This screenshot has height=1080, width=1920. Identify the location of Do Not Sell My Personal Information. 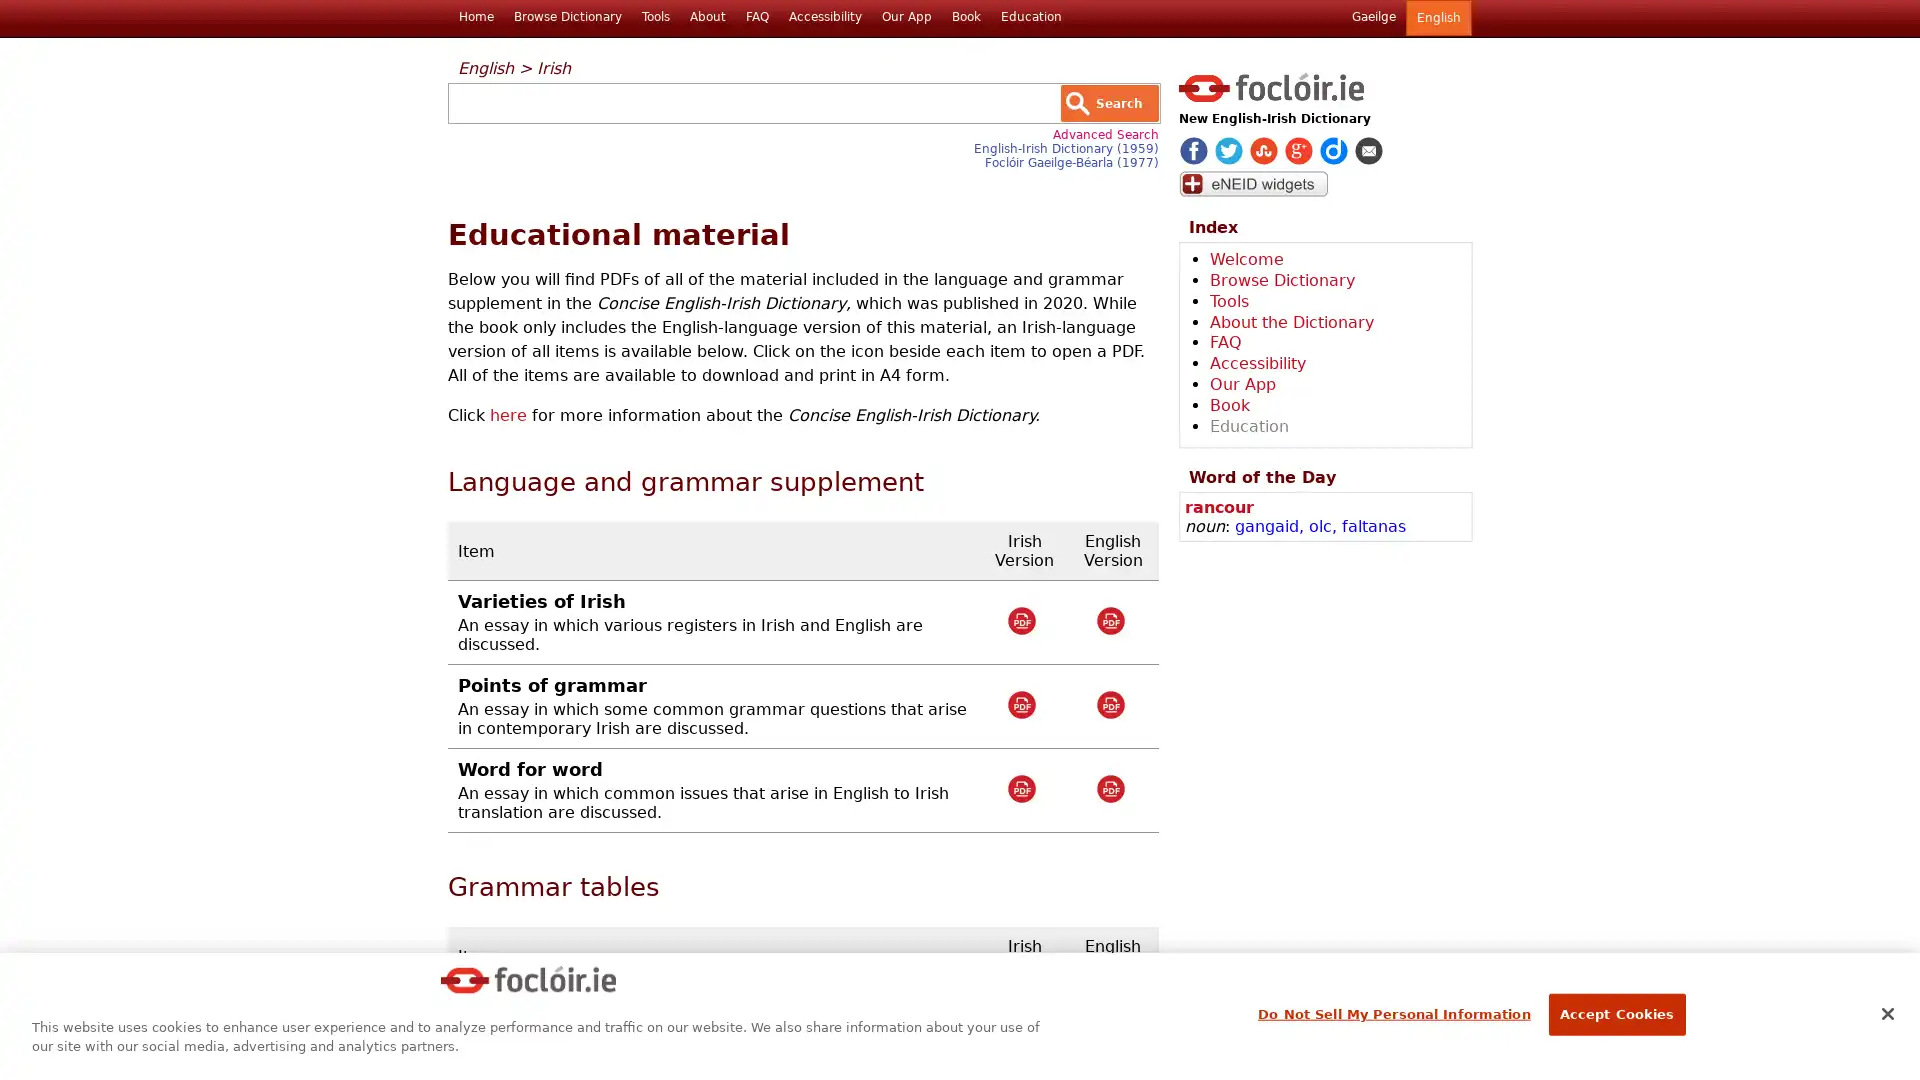
(1392, 1014).